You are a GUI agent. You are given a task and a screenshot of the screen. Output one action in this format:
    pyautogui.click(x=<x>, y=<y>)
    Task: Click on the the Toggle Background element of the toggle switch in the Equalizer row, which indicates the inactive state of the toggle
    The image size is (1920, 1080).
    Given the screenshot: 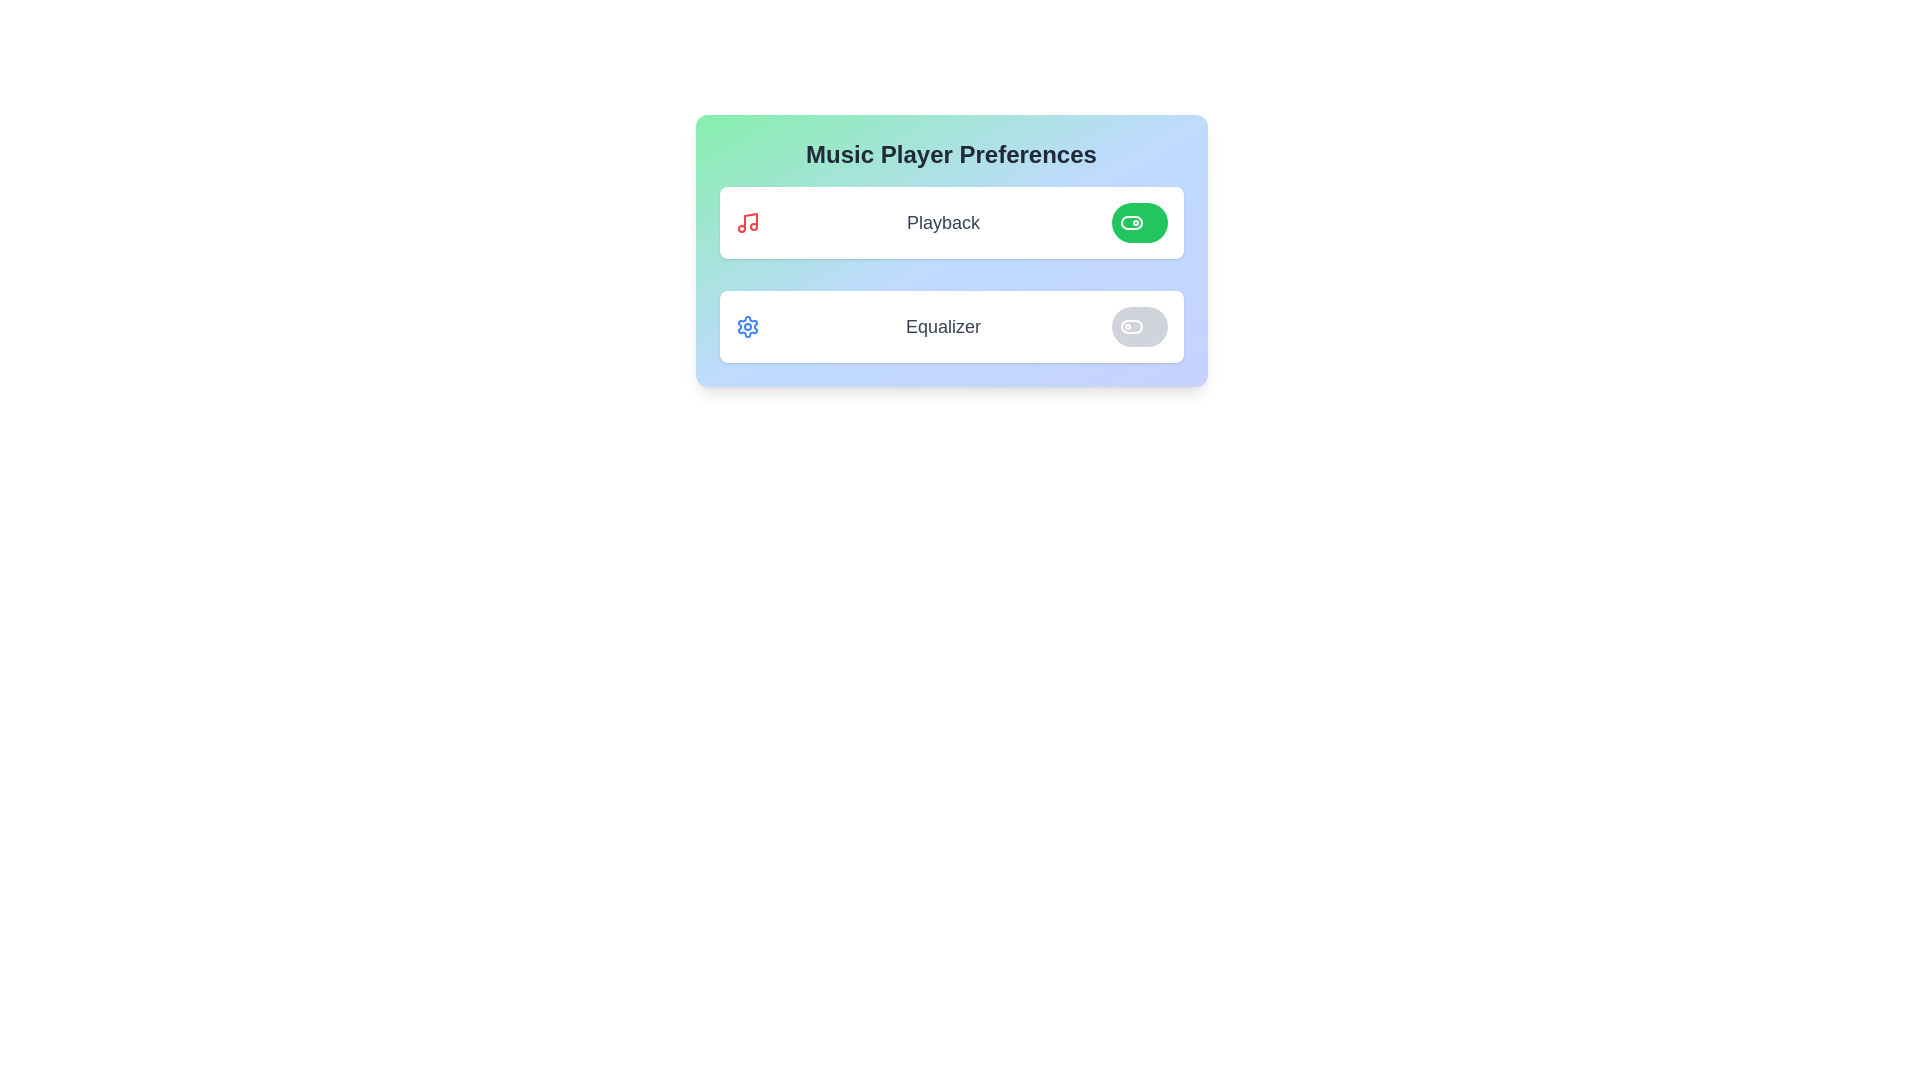 What is the action you would take?
    pyautogui.click(x=1131, y=326)
    